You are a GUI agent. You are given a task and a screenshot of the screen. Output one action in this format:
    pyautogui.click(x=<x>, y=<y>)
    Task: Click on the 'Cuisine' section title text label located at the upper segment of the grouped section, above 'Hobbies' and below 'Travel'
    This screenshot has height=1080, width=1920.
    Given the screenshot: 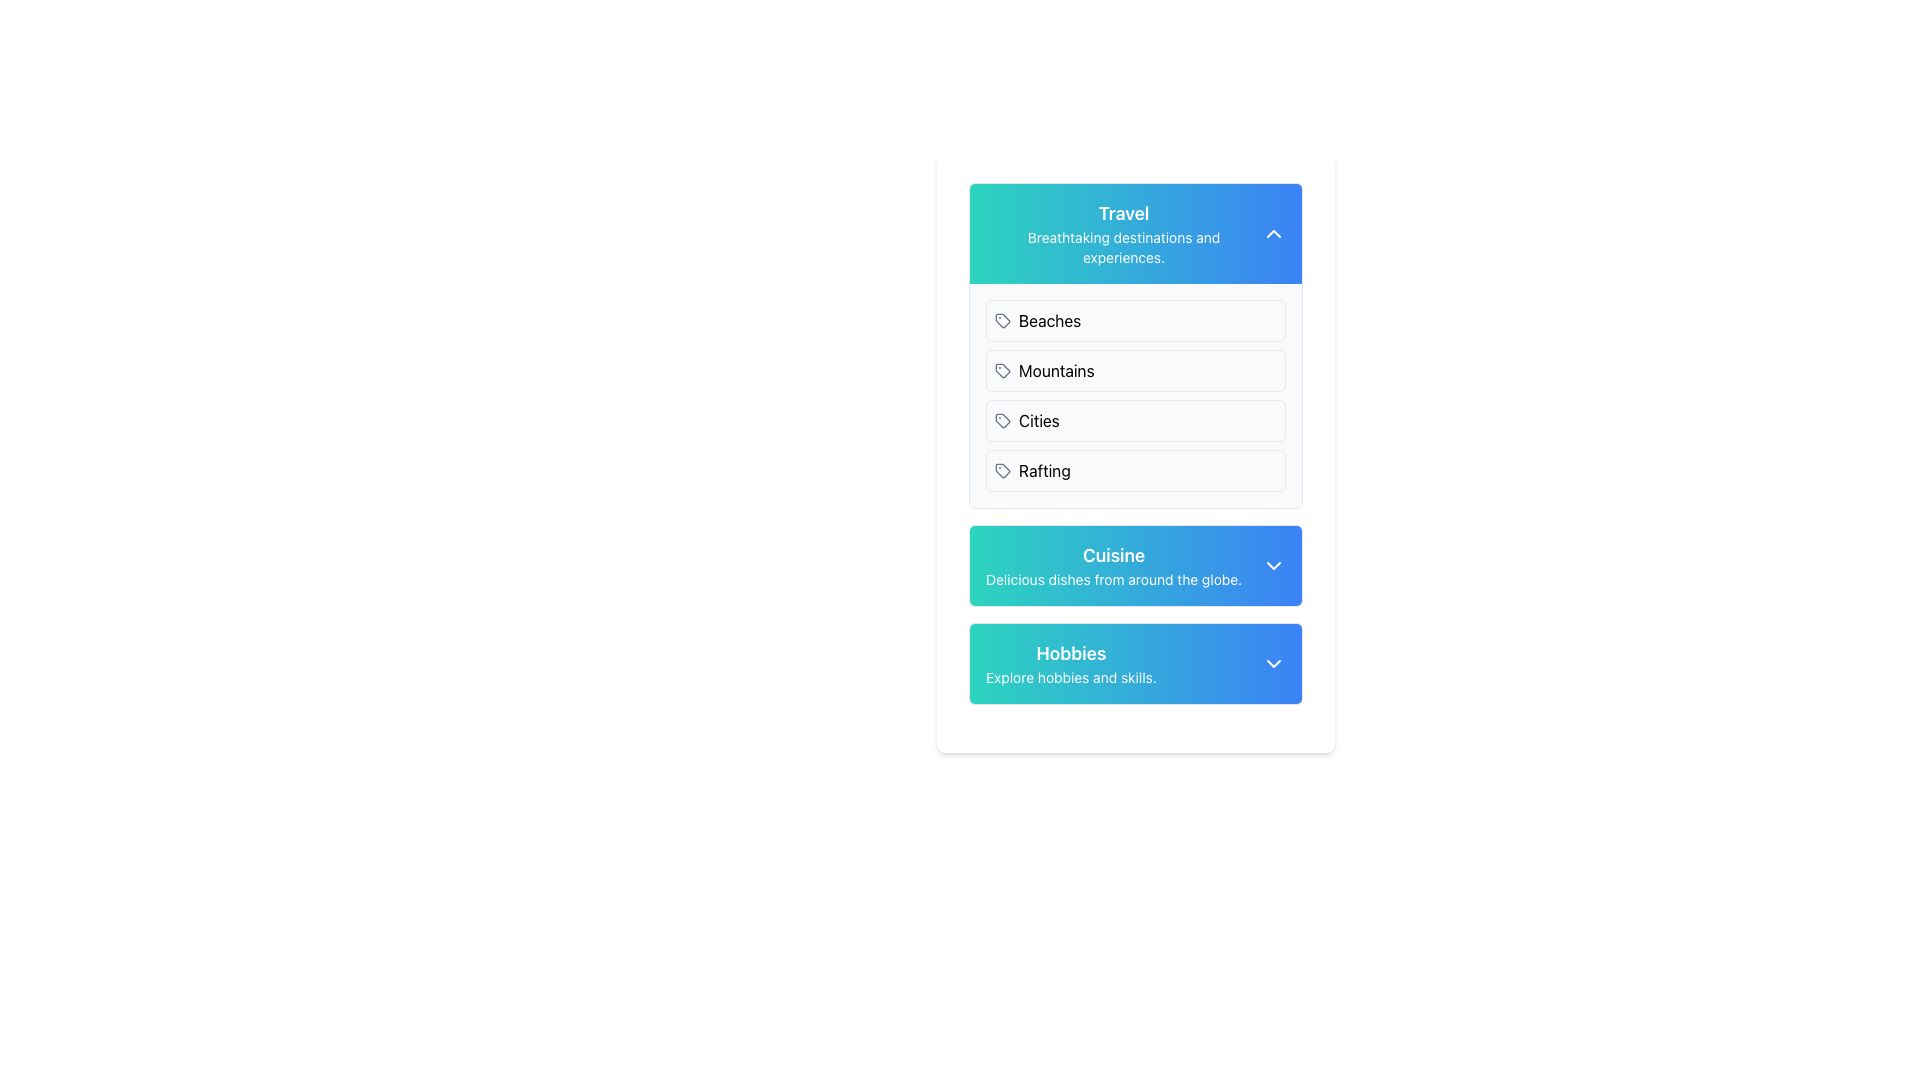 What is the action you would take?
    pyautogui.click(x=1112, y=555)
    